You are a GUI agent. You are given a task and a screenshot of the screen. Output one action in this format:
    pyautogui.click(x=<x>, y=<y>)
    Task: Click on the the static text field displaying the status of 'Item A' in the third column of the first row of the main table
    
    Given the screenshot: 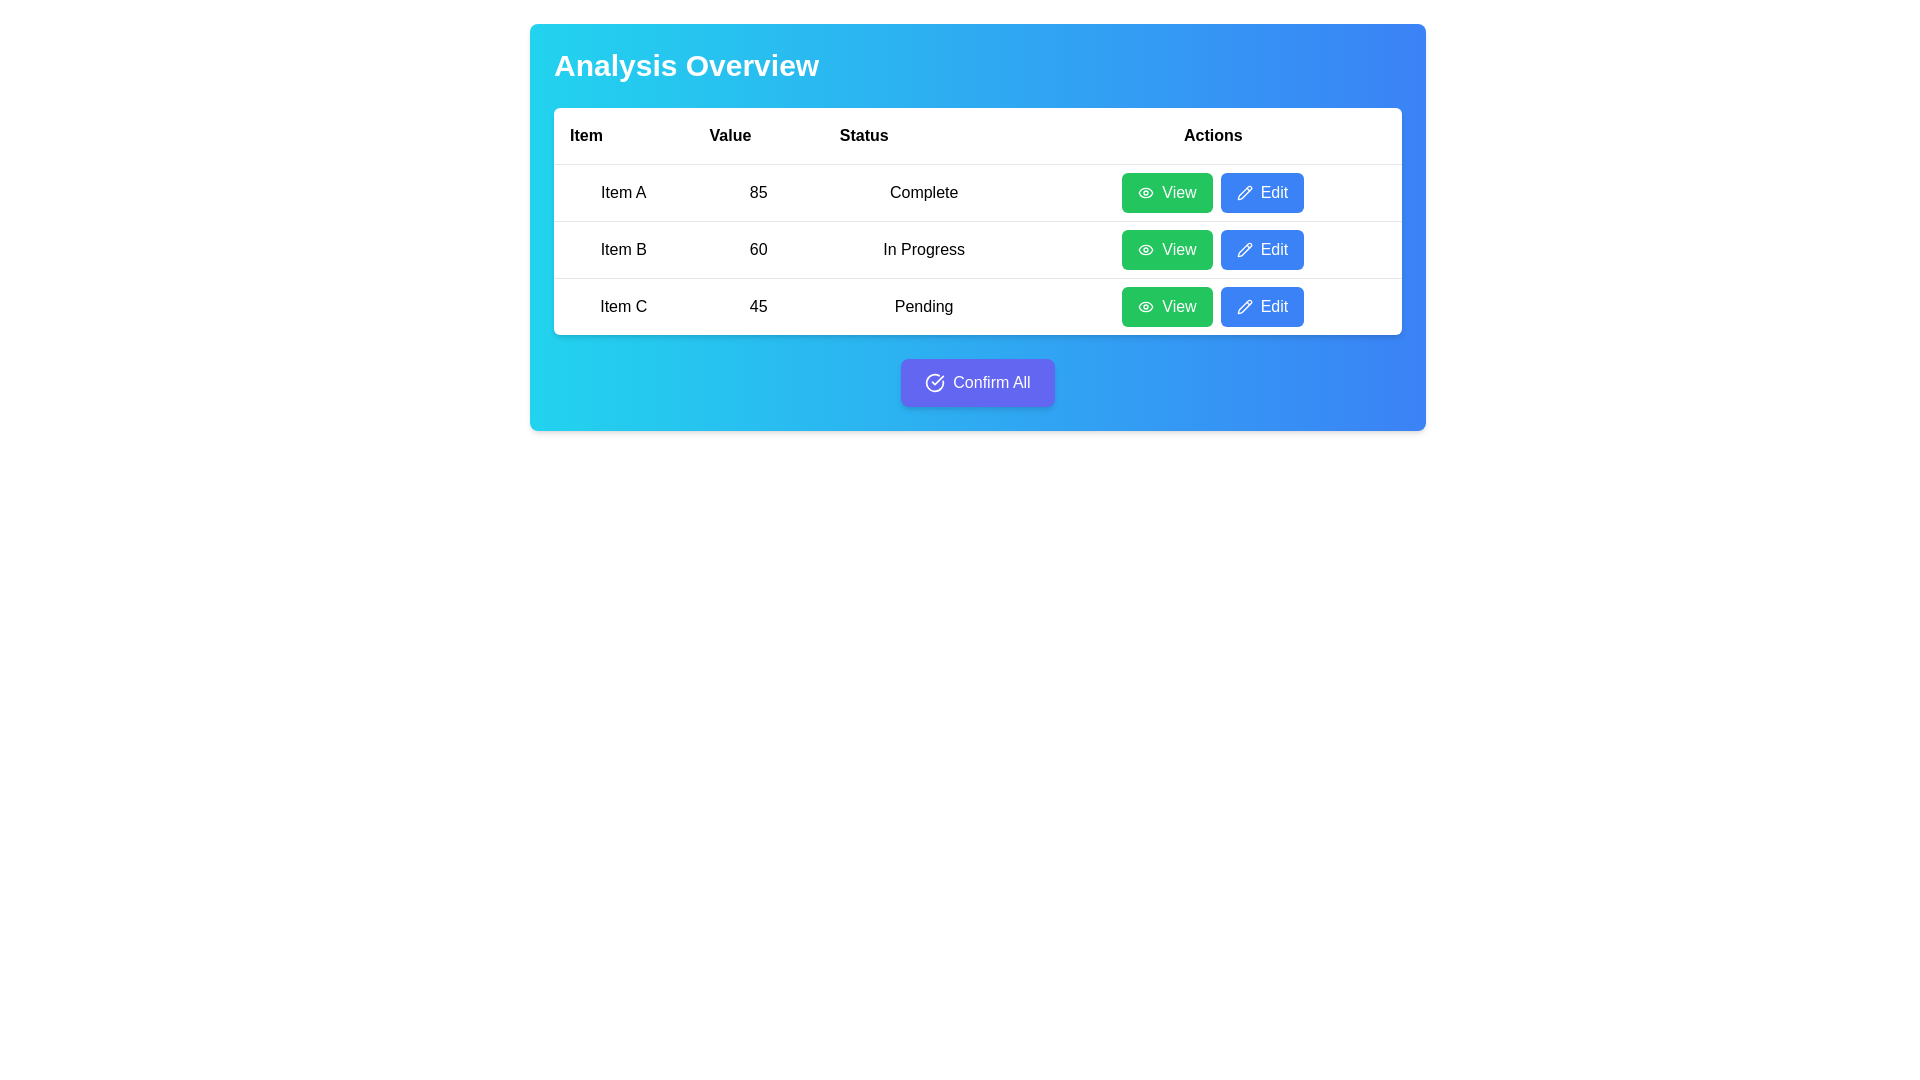 What is the action you would take?
    pyautogui.click(x=923, y=192)
    